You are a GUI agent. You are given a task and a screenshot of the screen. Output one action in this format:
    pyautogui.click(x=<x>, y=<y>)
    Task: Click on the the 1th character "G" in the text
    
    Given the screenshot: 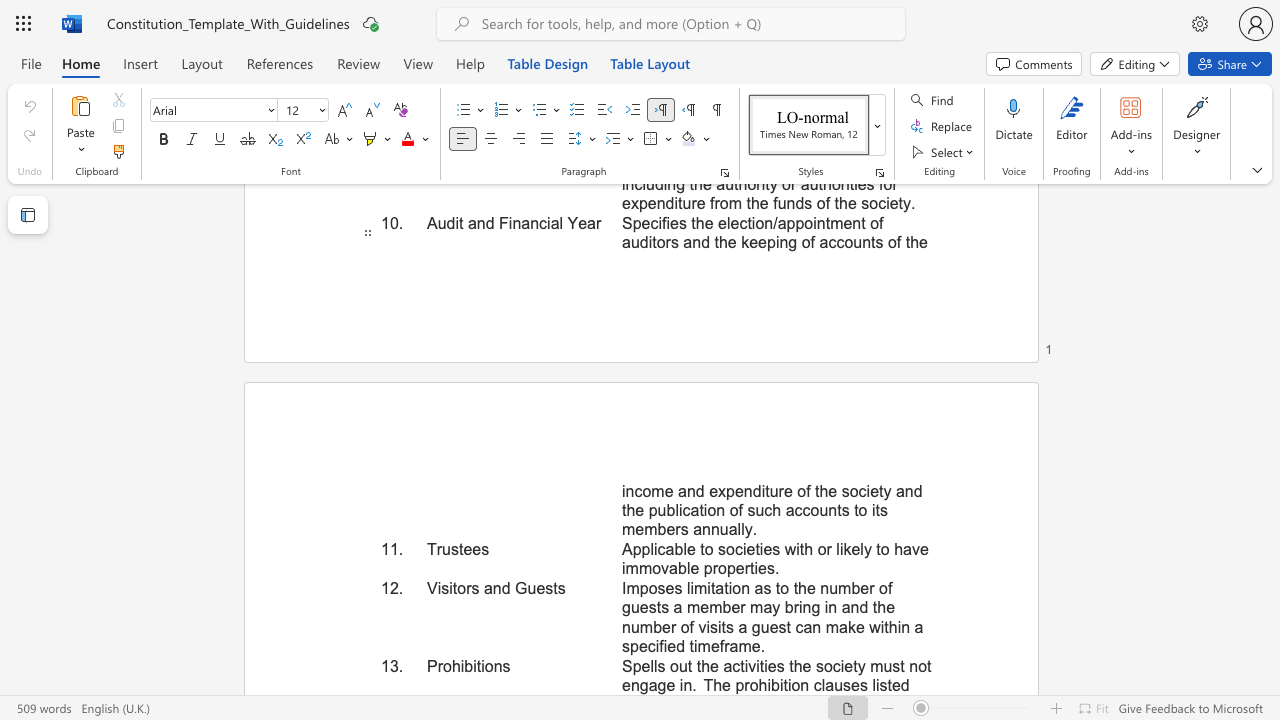 What is the action you would take?
    pyautogui.click(x=521, y=587)
    